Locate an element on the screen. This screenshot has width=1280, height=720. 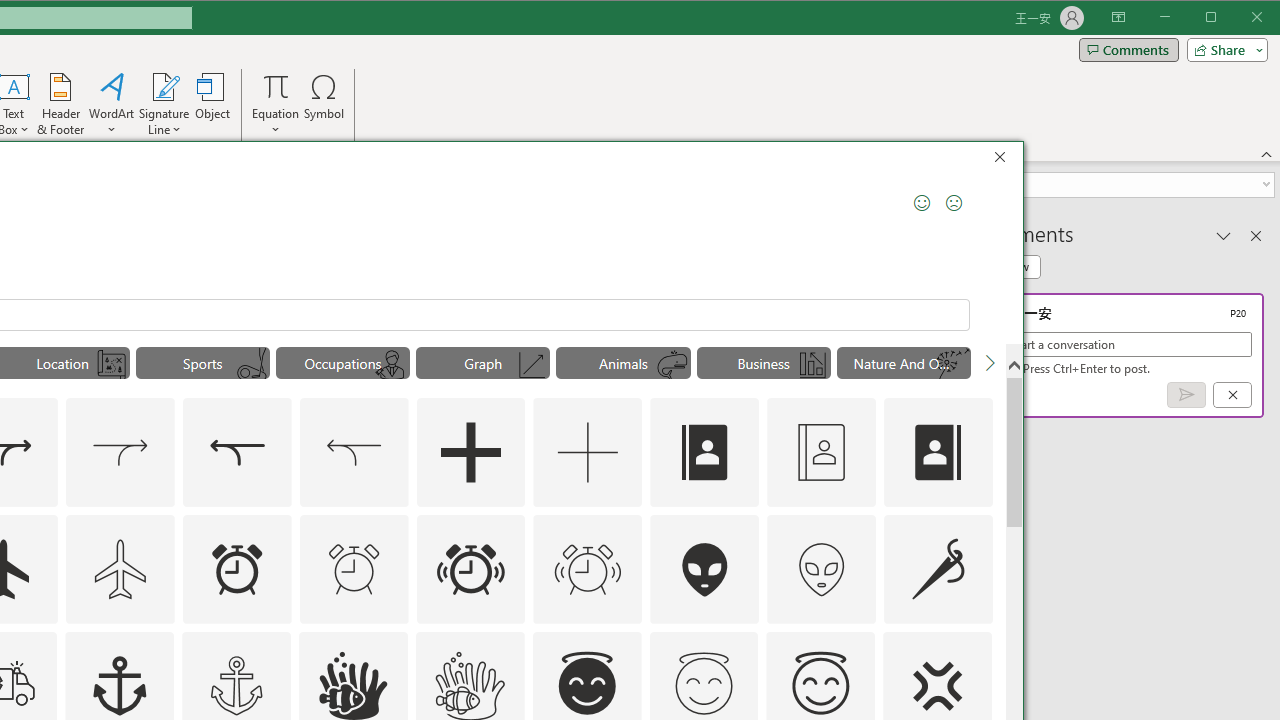
'AutomationID: Icons_AlterationsTailoring' is located at coordinates (937, 568).